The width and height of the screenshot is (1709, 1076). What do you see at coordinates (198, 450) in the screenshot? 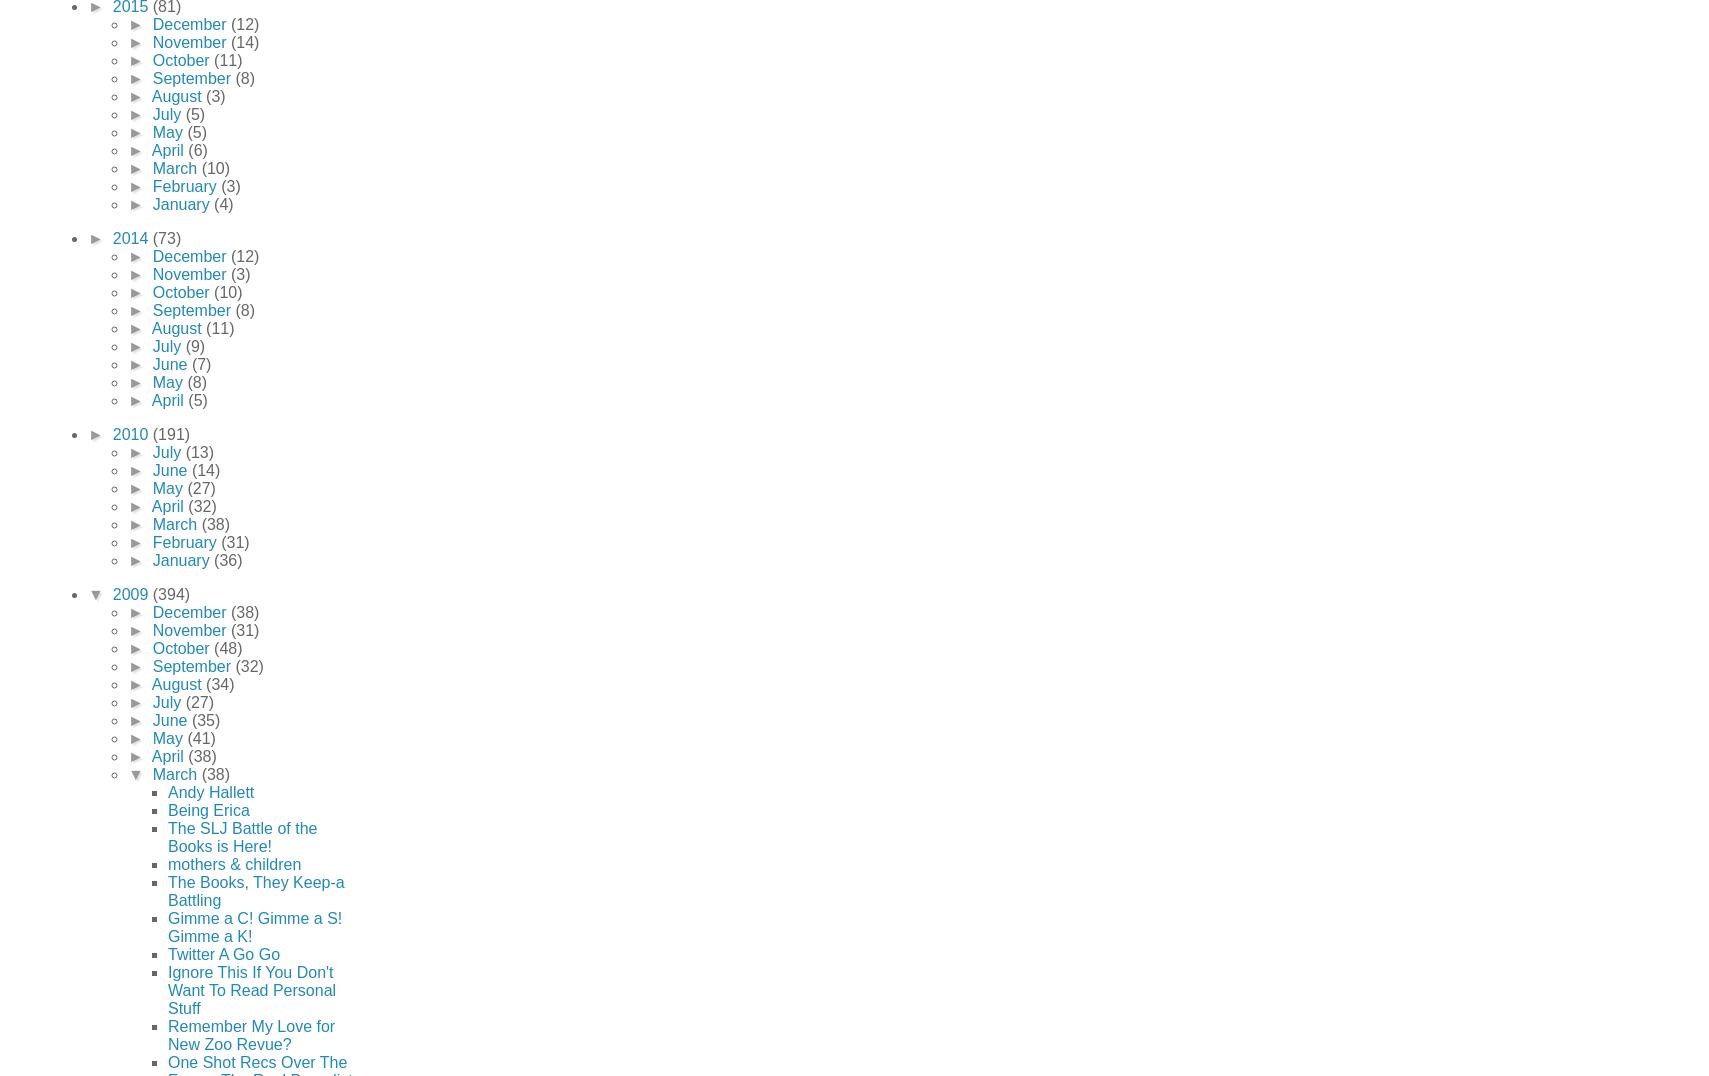
I see `'(13)'` at bounding box center [198, 450].